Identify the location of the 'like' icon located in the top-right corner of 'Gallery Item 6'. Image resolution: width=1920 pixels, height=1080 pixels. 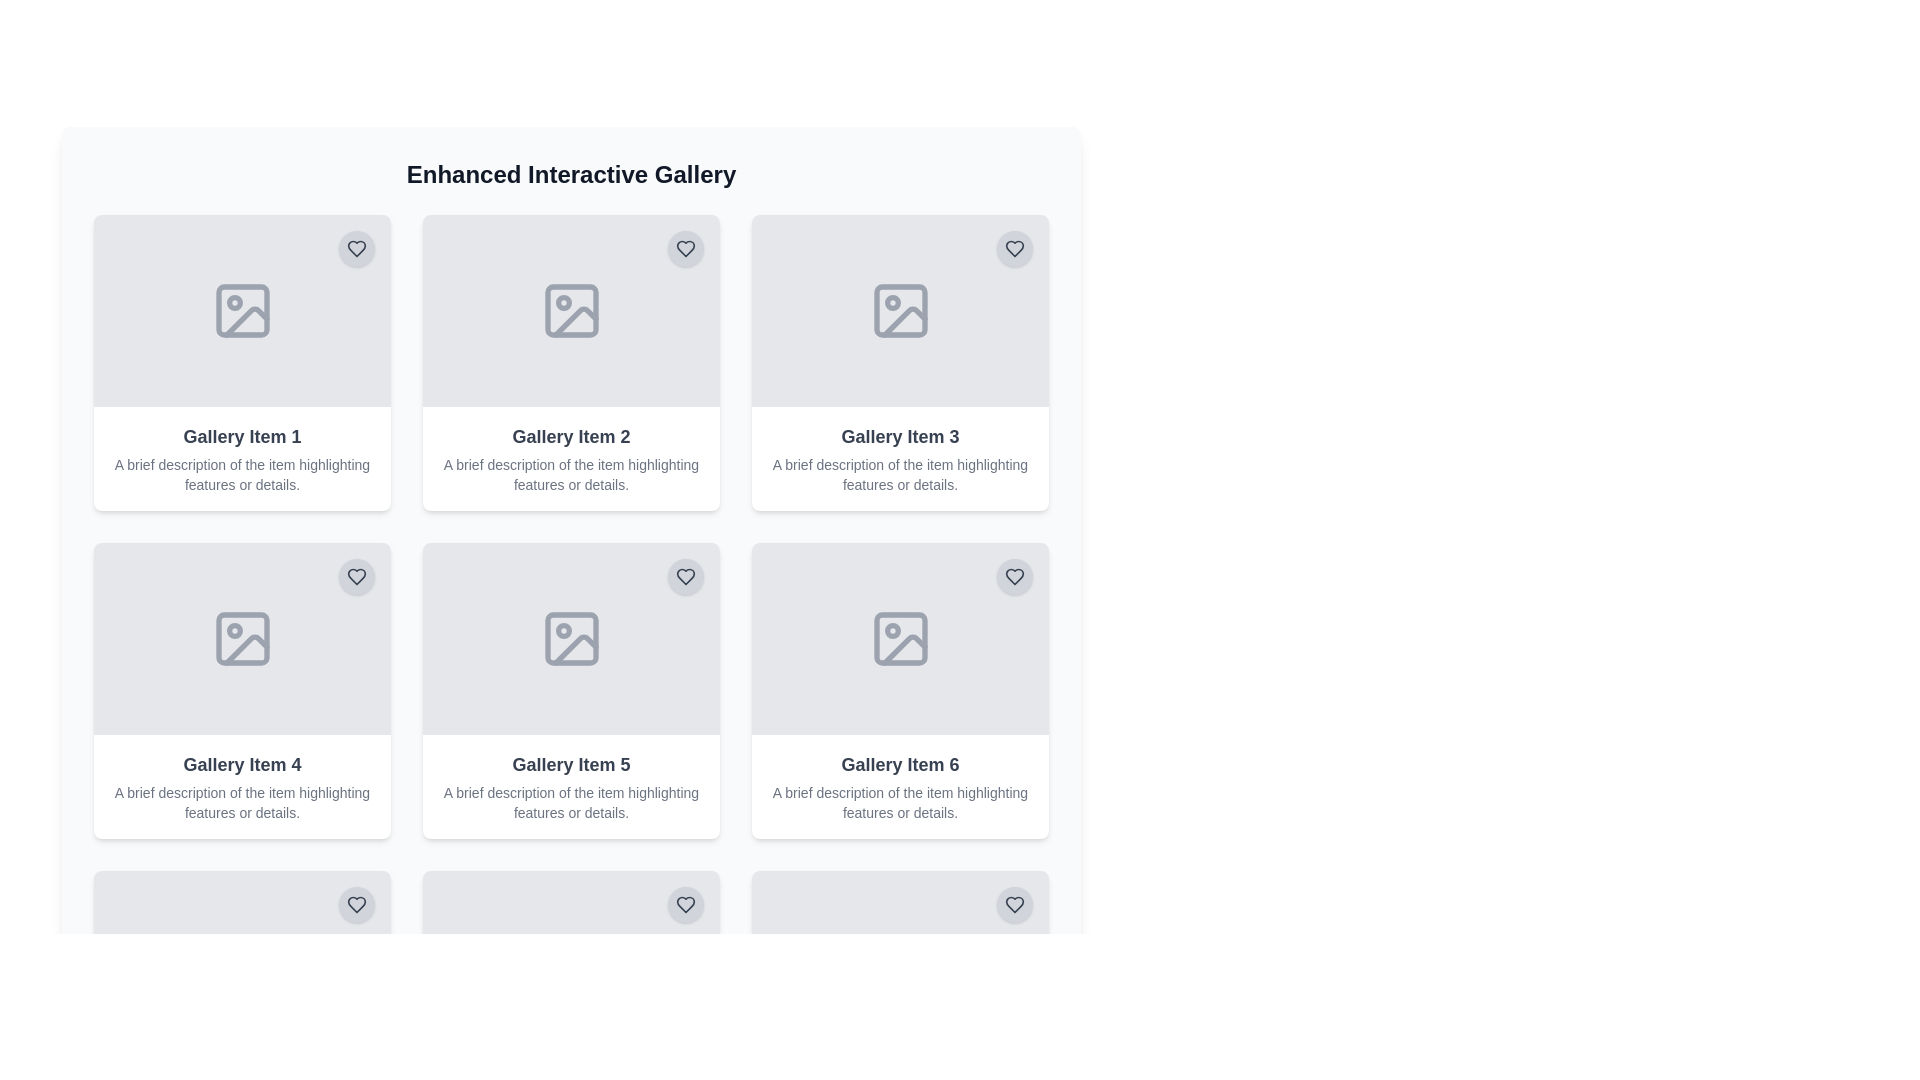
(686, 905).